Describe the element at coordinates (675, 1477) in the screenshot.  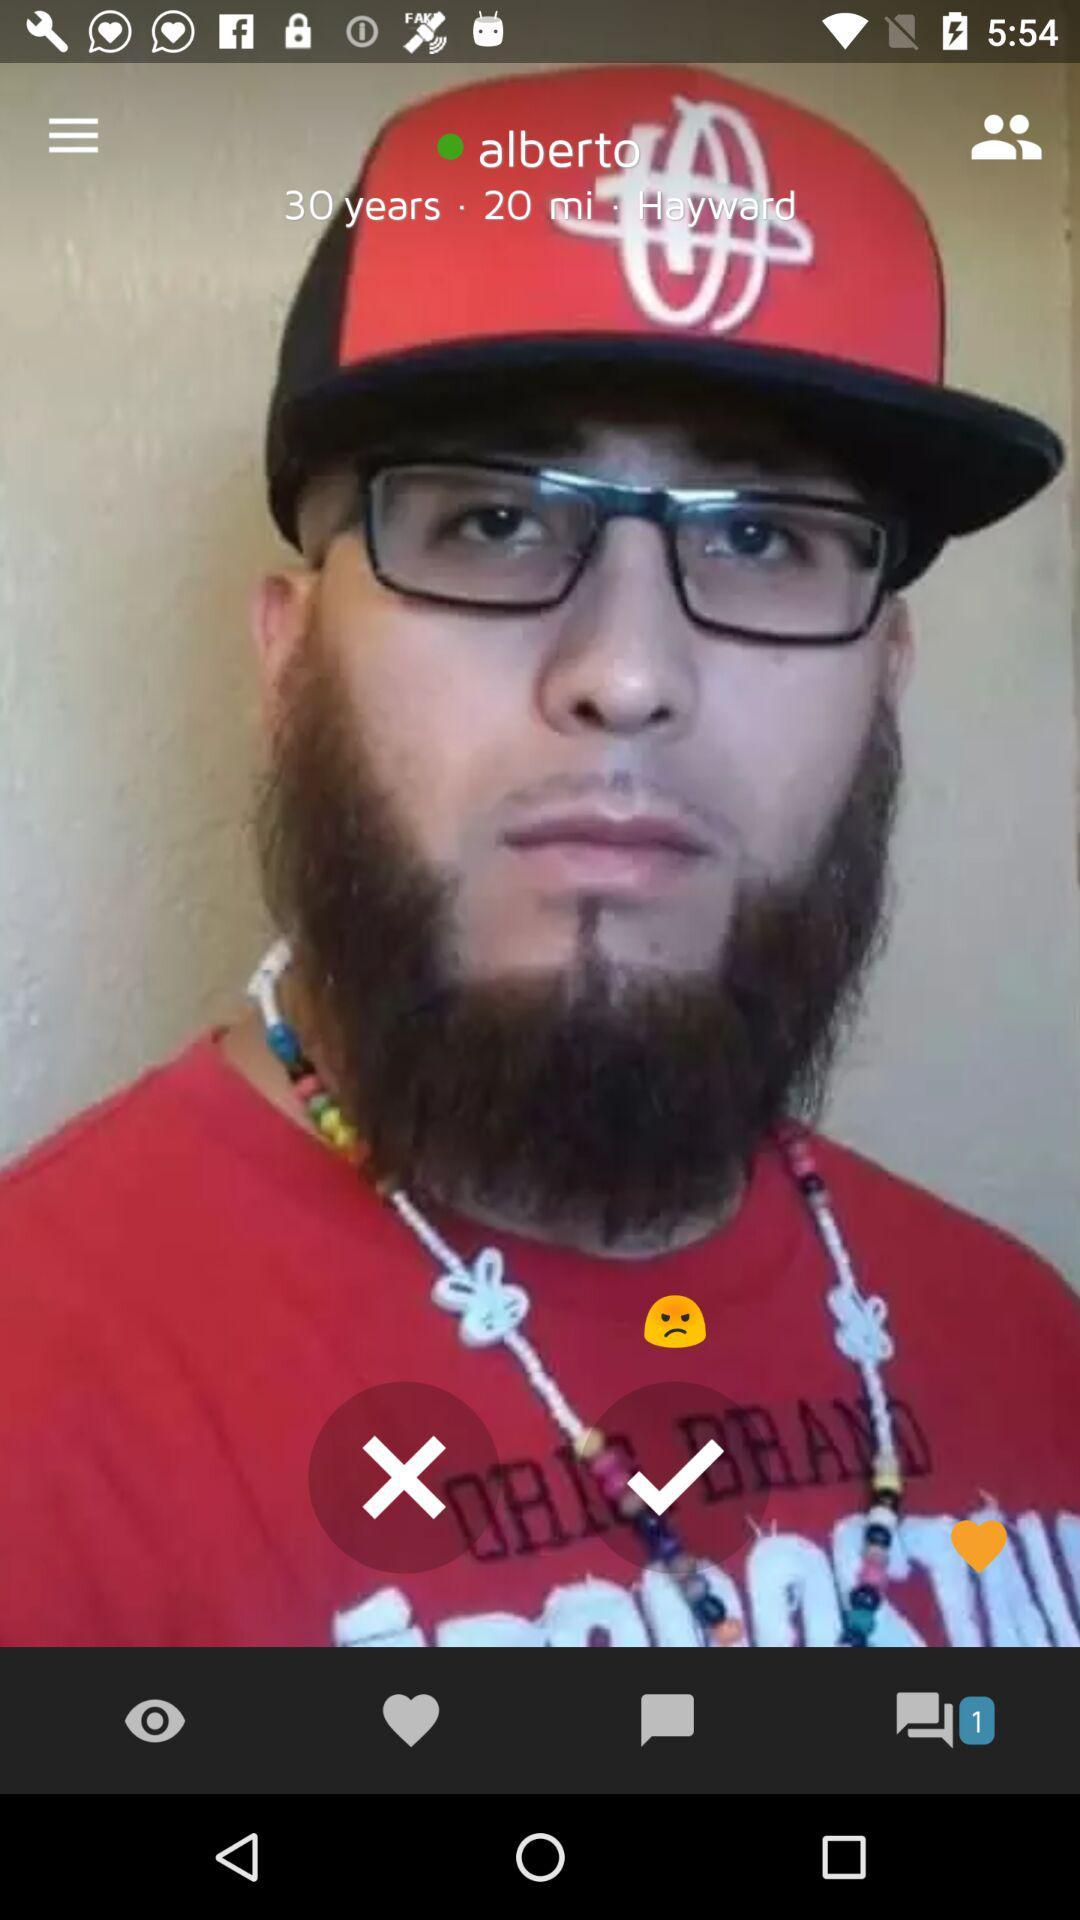
I see `the check icon` at that location.